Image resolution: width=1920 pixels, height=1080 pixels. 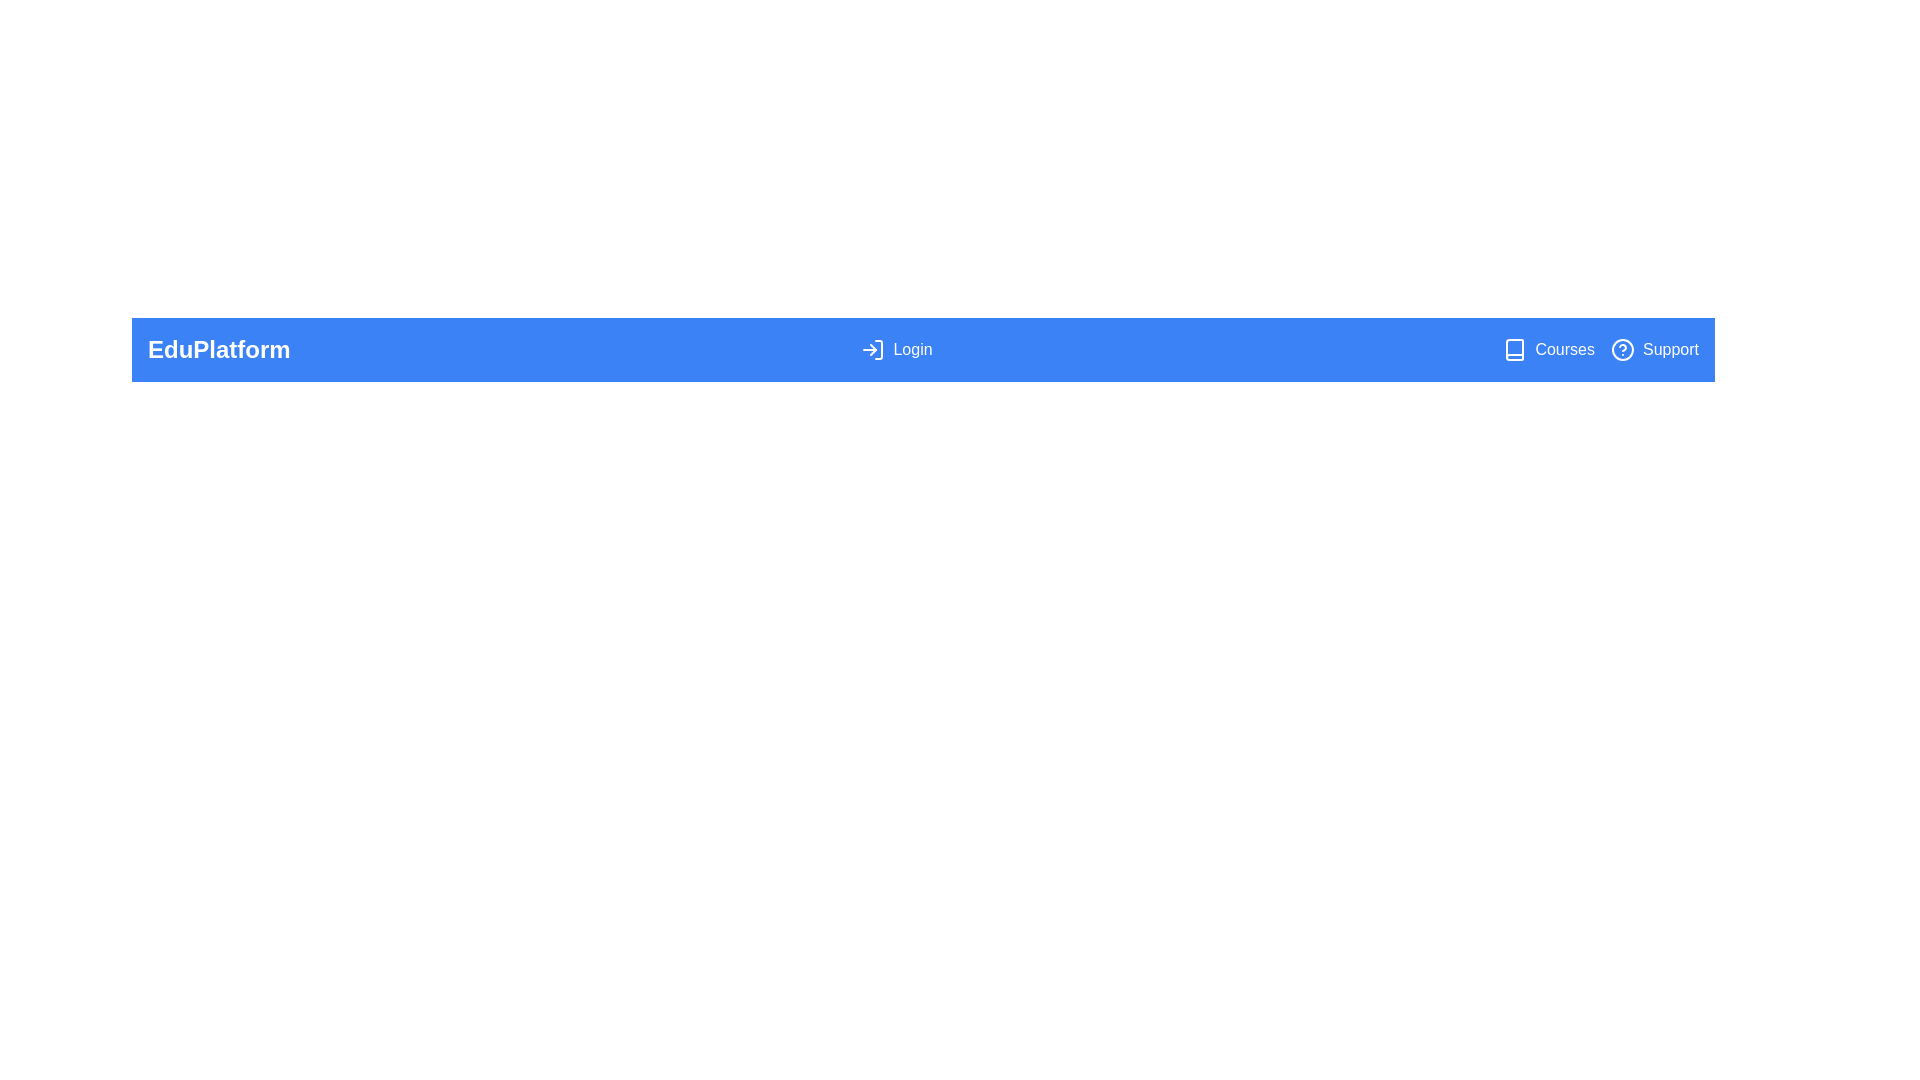 What do you see at coordinates (896, 349) in the screenshot?
I see `the 'Login' button, which is styled with white text on a blue background` at bounding box center [896, 349].